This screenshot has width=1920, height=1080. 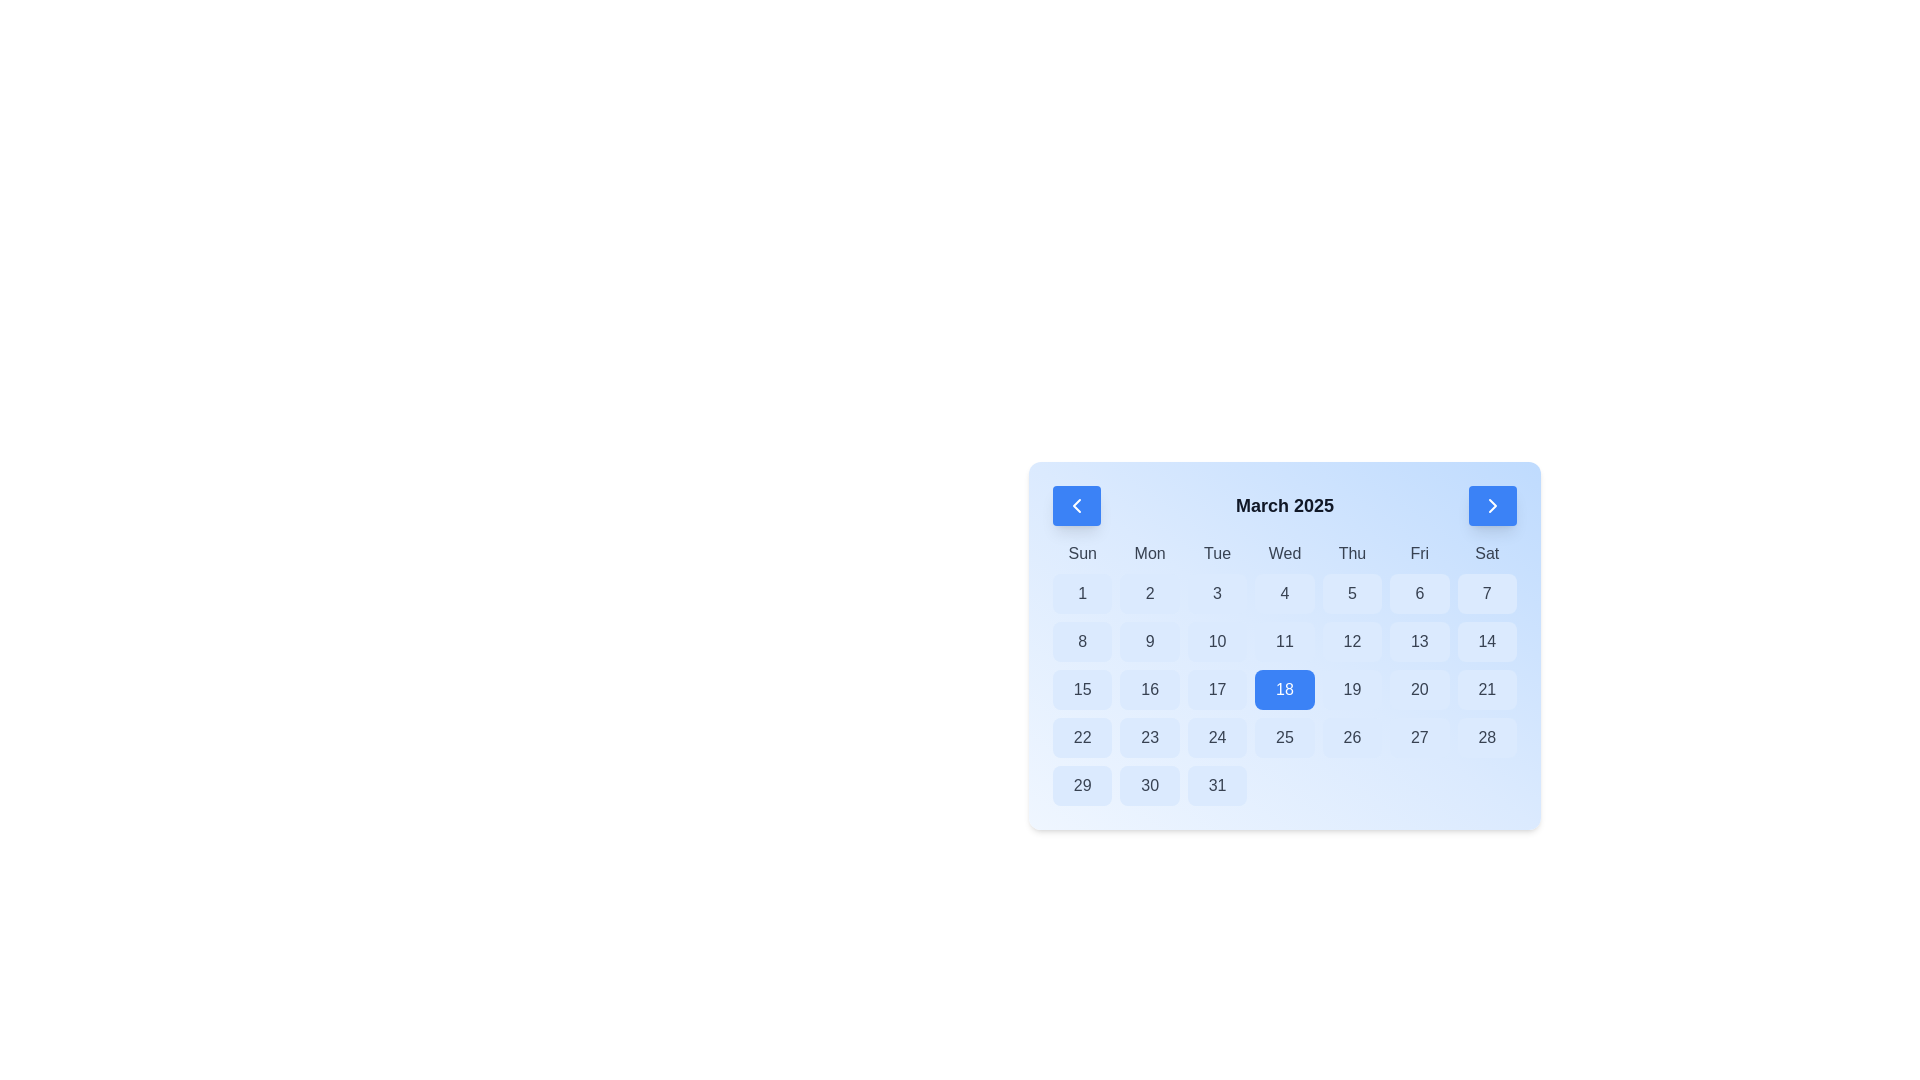 I want to click on the button representing the date '30' in the March 2025 calendar, so click(x=1150, y=785).